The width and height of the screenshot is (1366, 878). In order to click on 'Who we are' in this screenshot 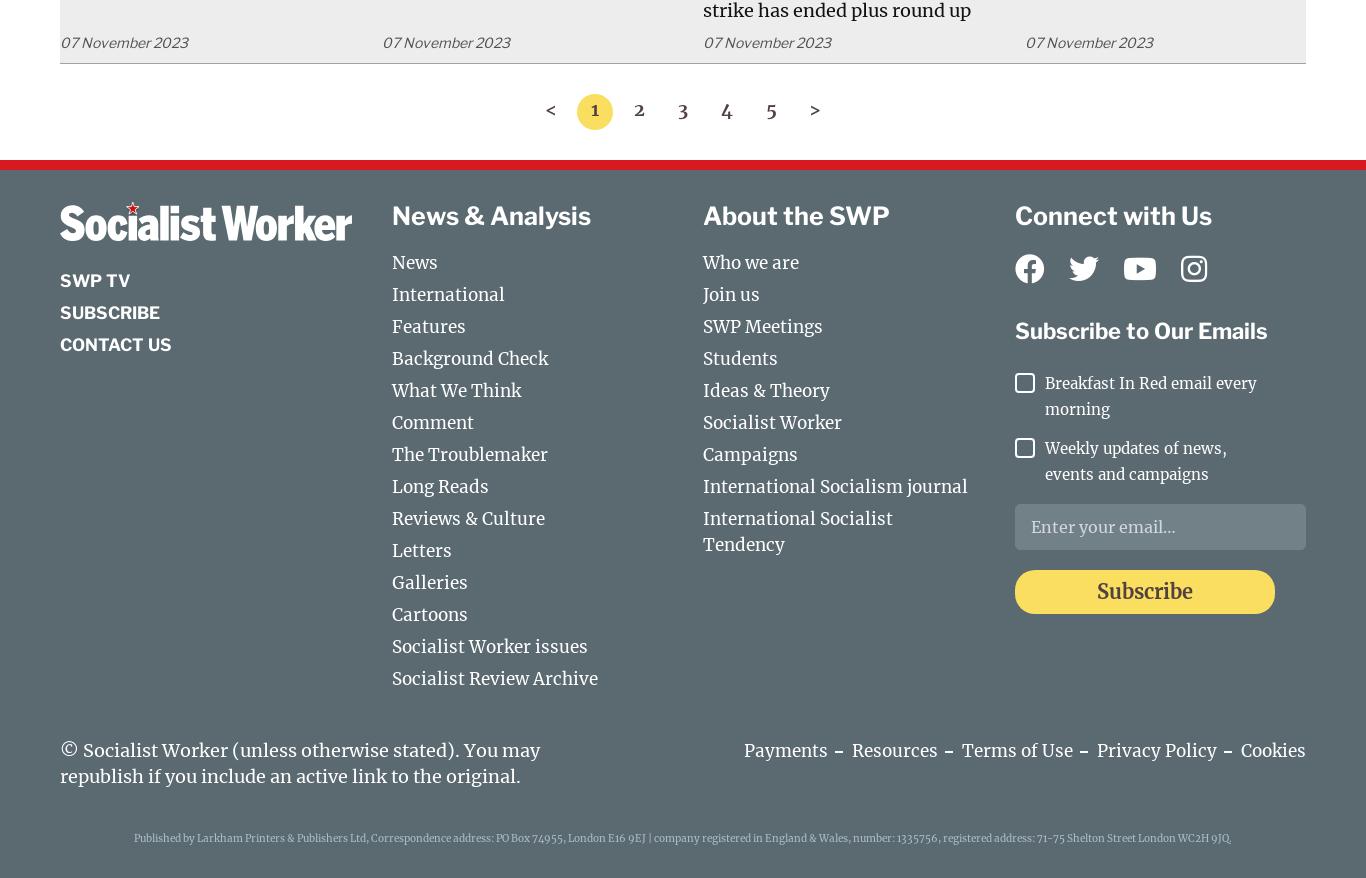, I will do `click(751, 261)`.